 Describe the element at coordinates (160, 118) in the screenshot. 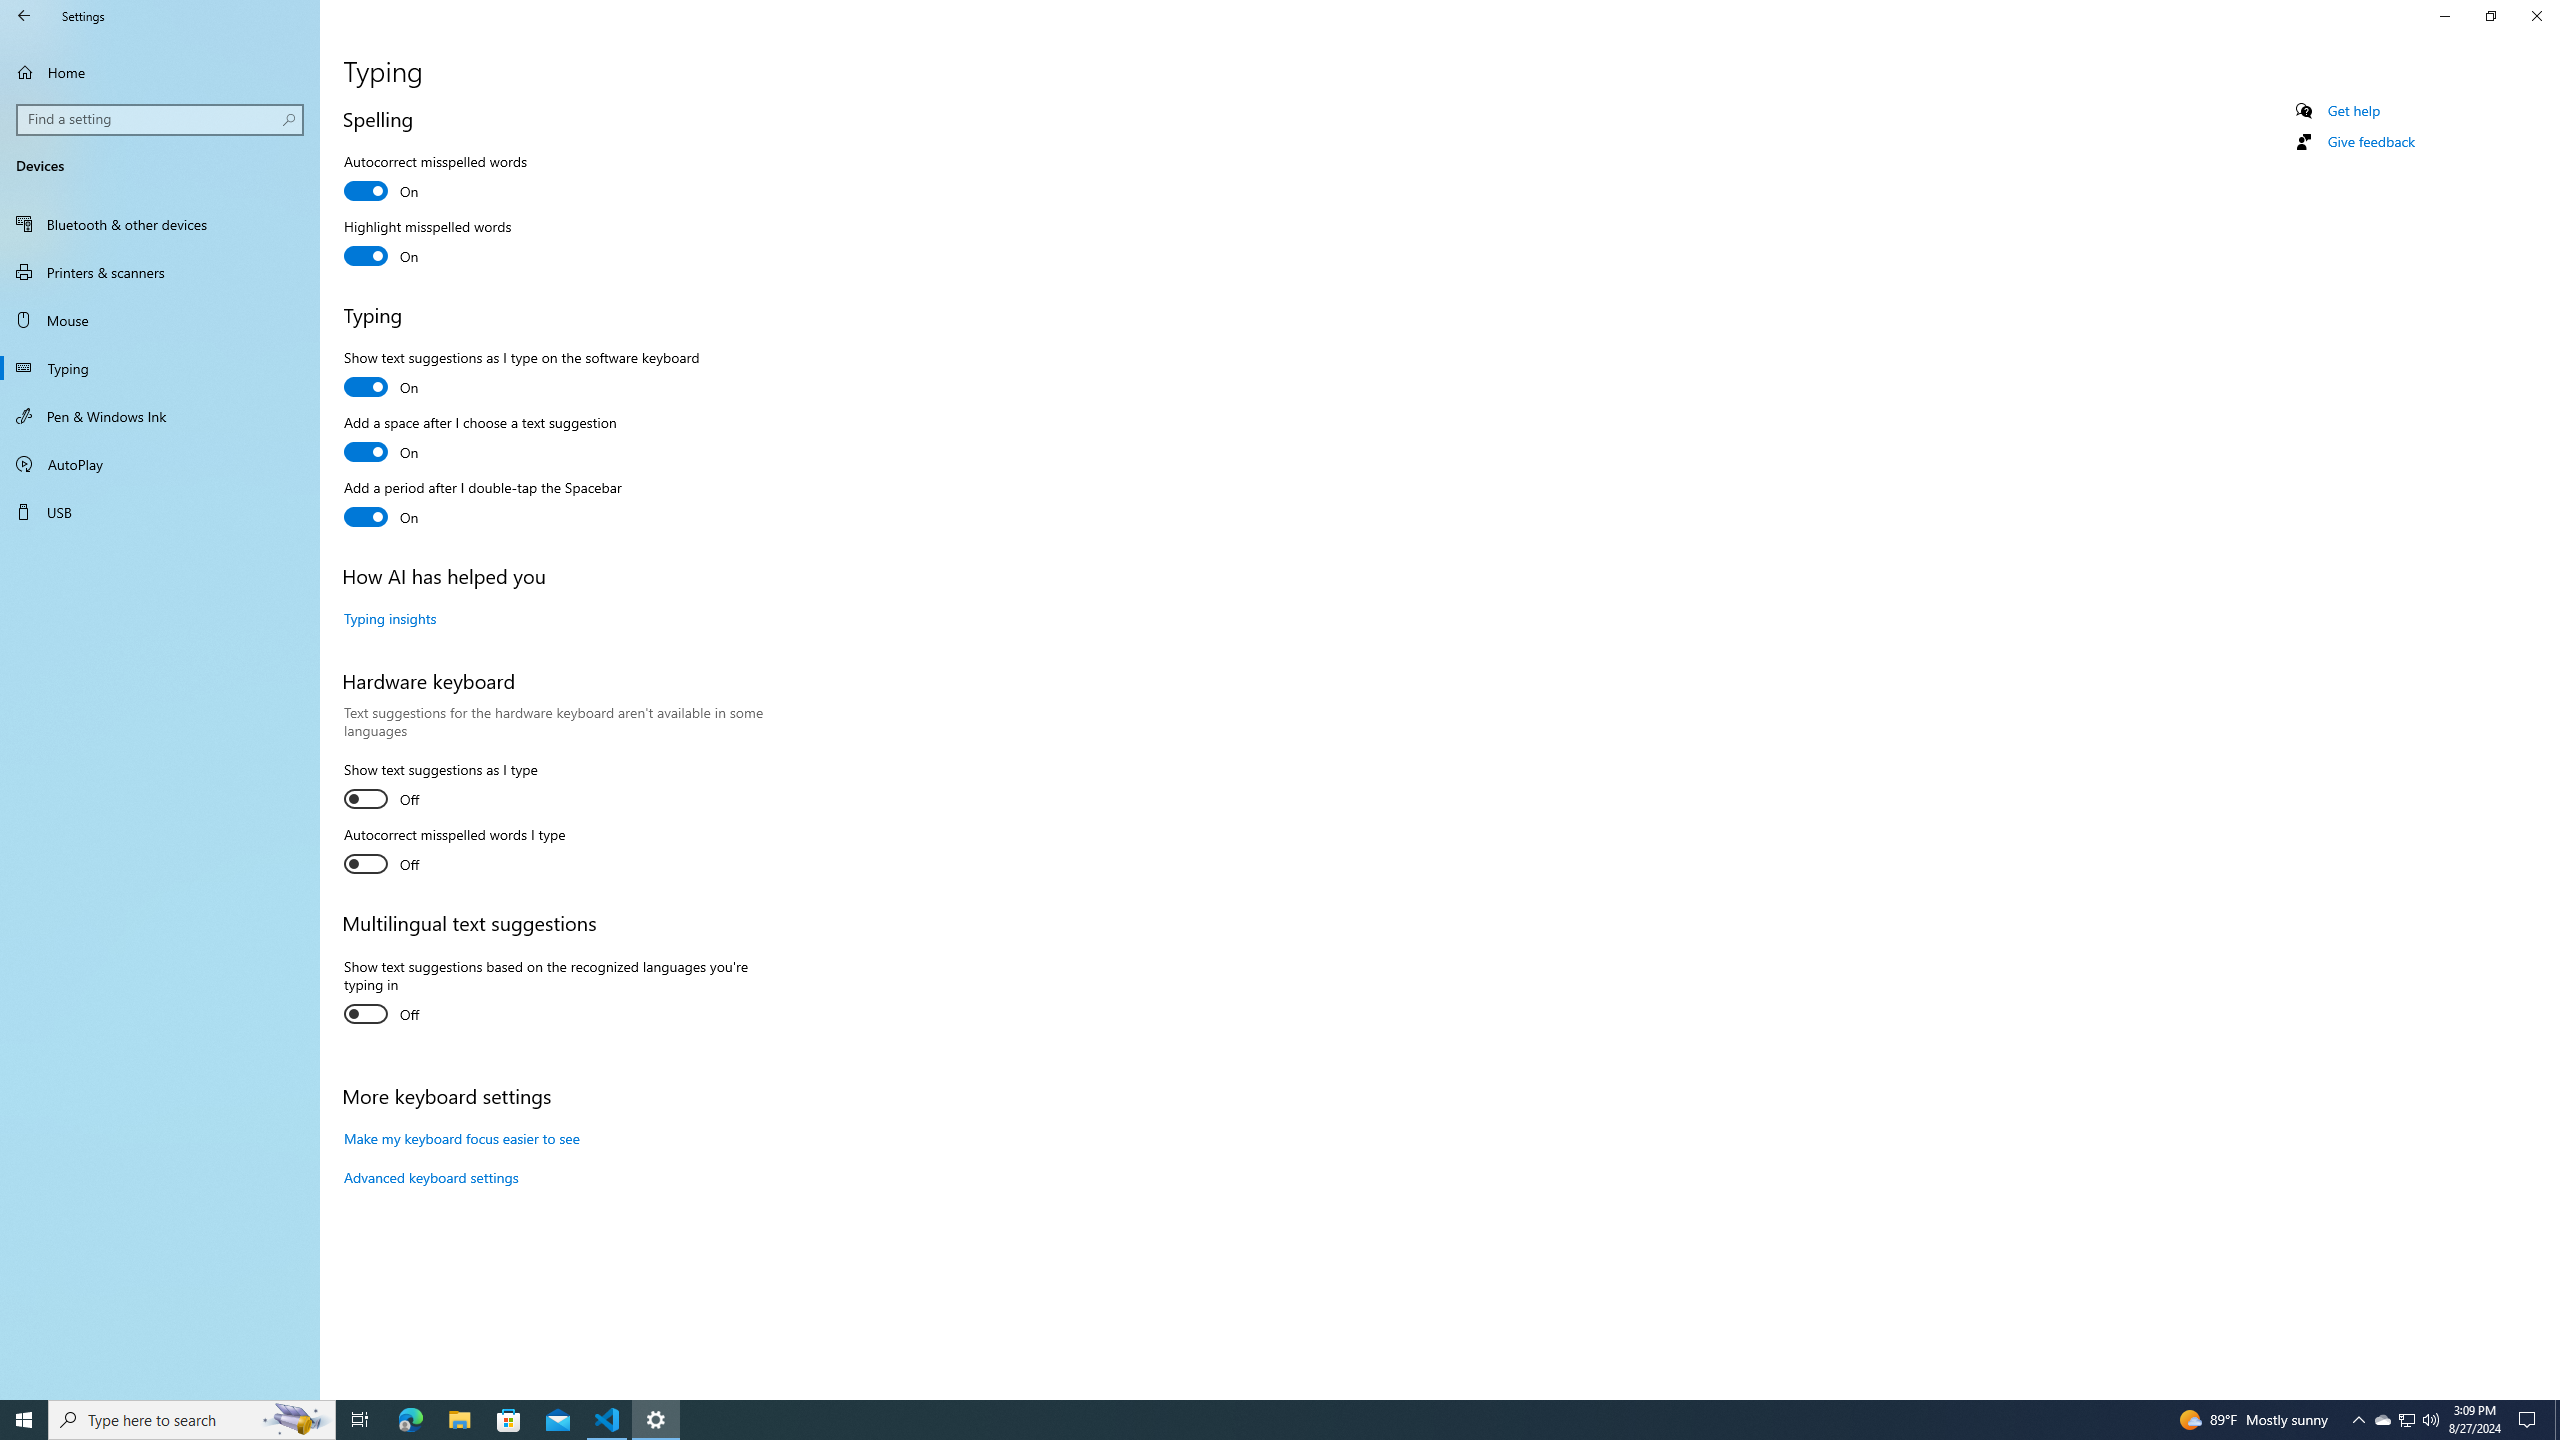

I see `'Search box, Find a setting'` at that location.